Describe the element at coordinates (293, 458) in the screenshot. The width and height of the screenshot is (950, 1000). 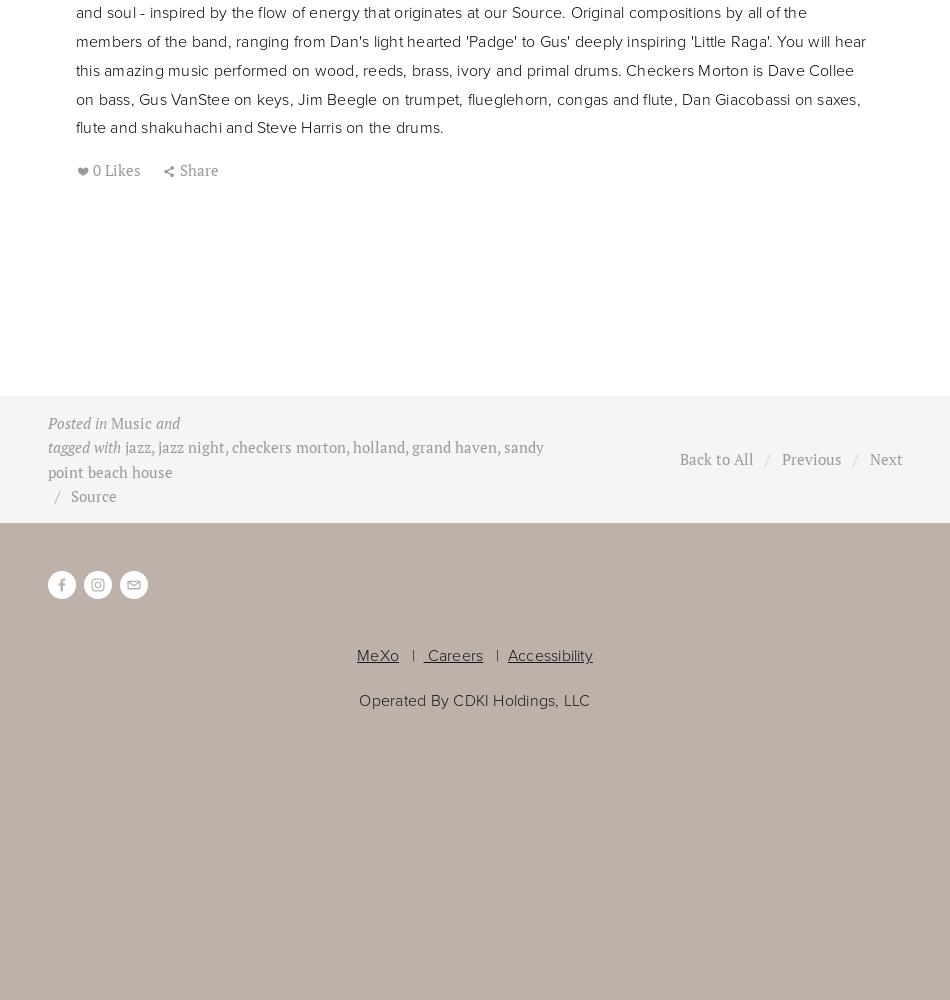
I see `'sandy point beach house'` at that location.